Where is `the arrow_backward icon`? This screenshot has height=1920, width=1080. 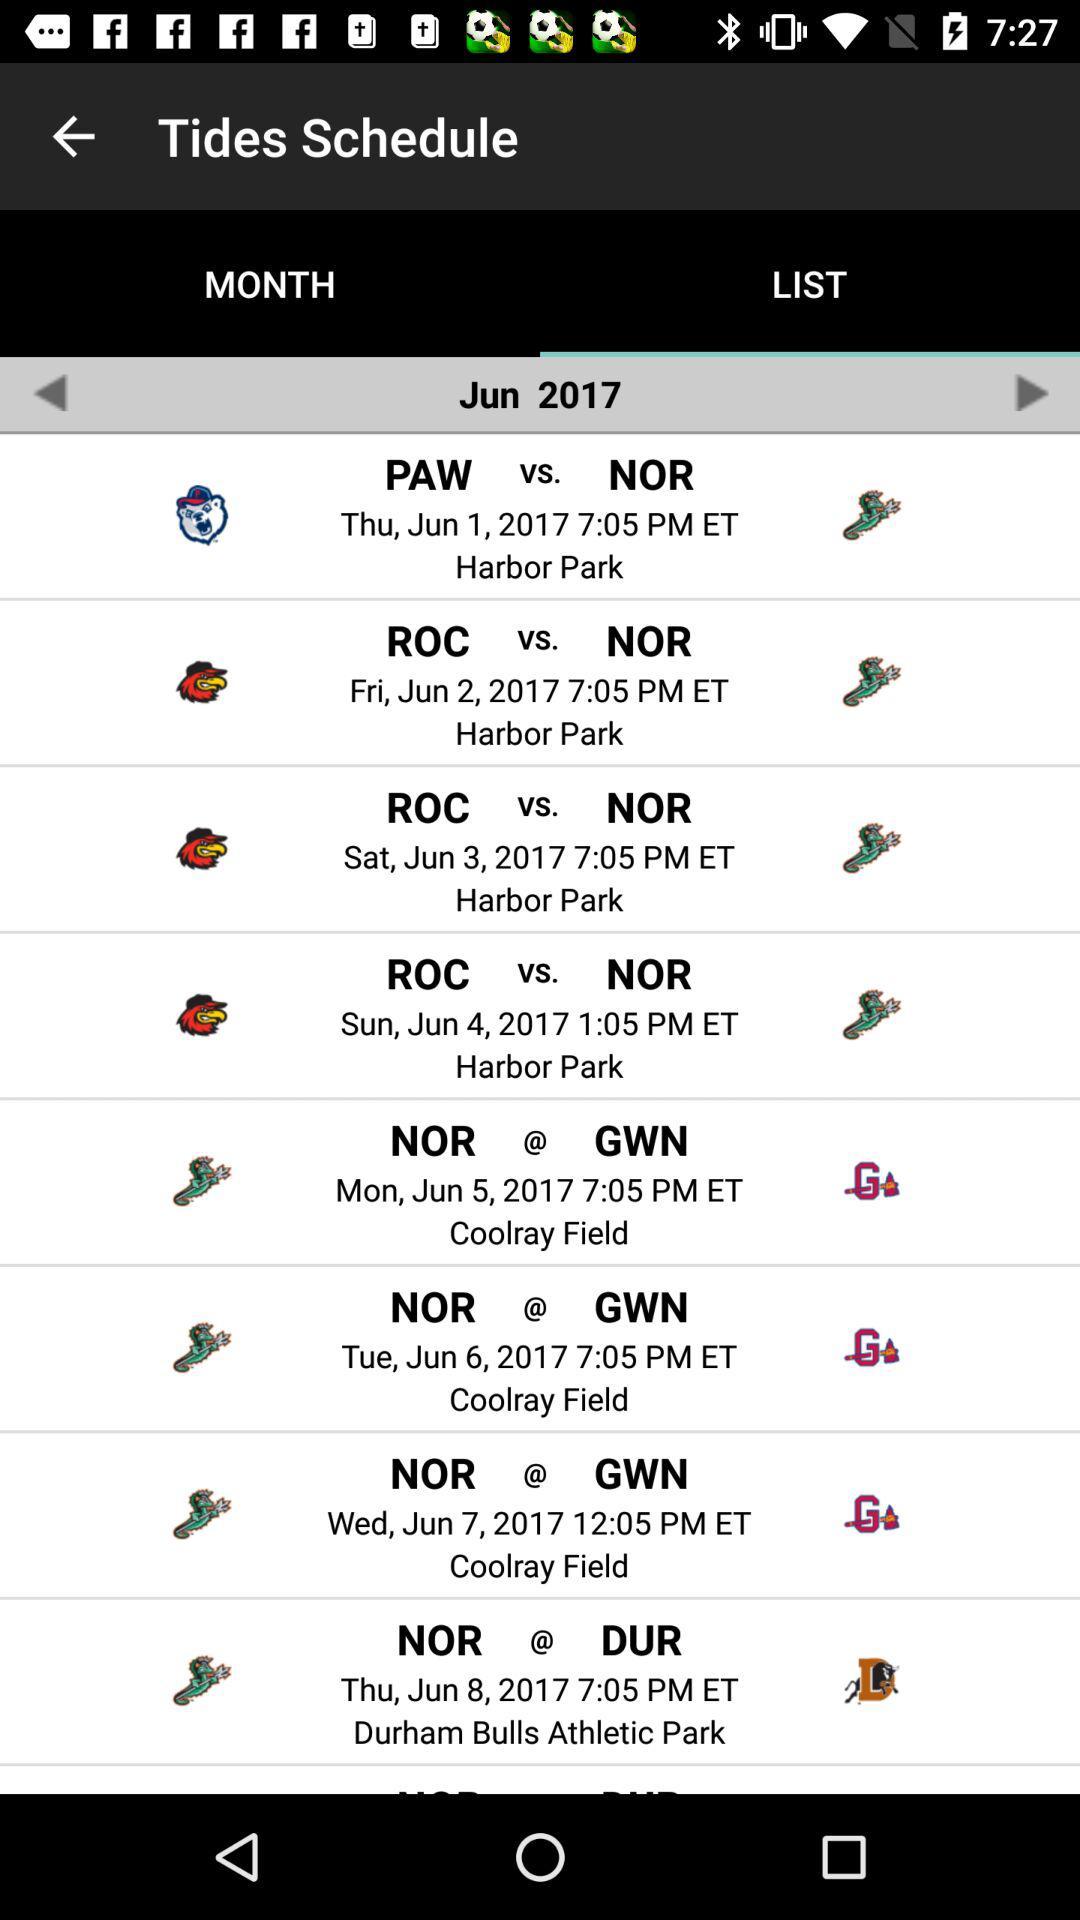 the arrow_backward icon is located at coordinates (48, 392).